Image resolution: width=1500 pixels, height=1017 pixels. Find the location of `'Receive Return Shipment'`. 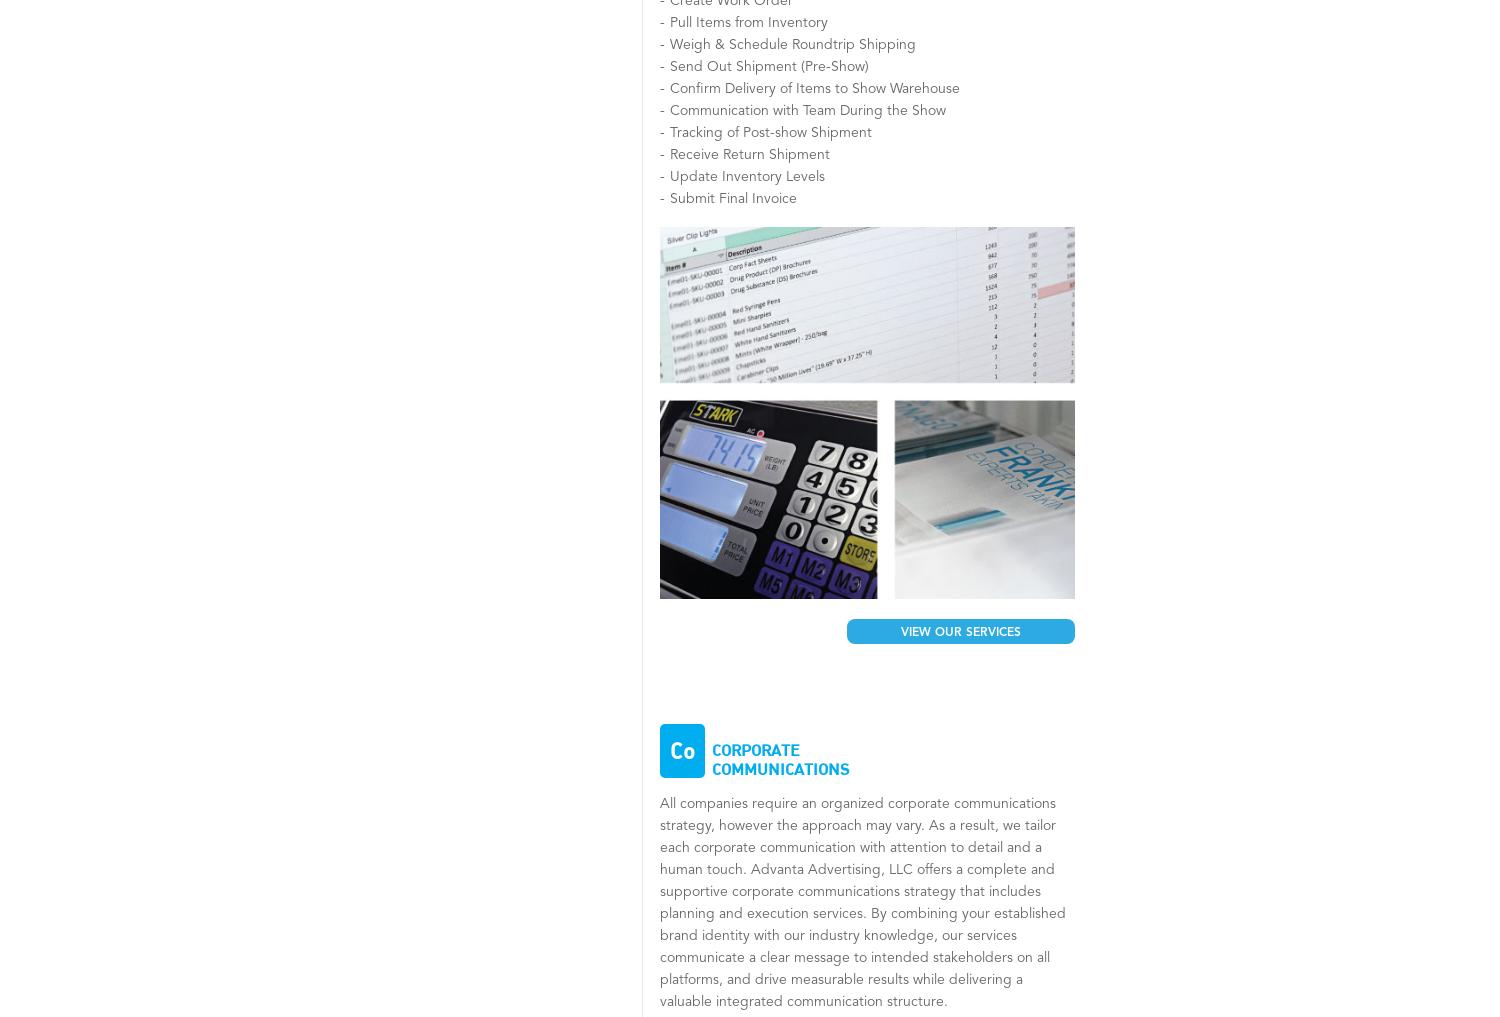

'Receive Return Shipment' is located at coordinates (670, 153).